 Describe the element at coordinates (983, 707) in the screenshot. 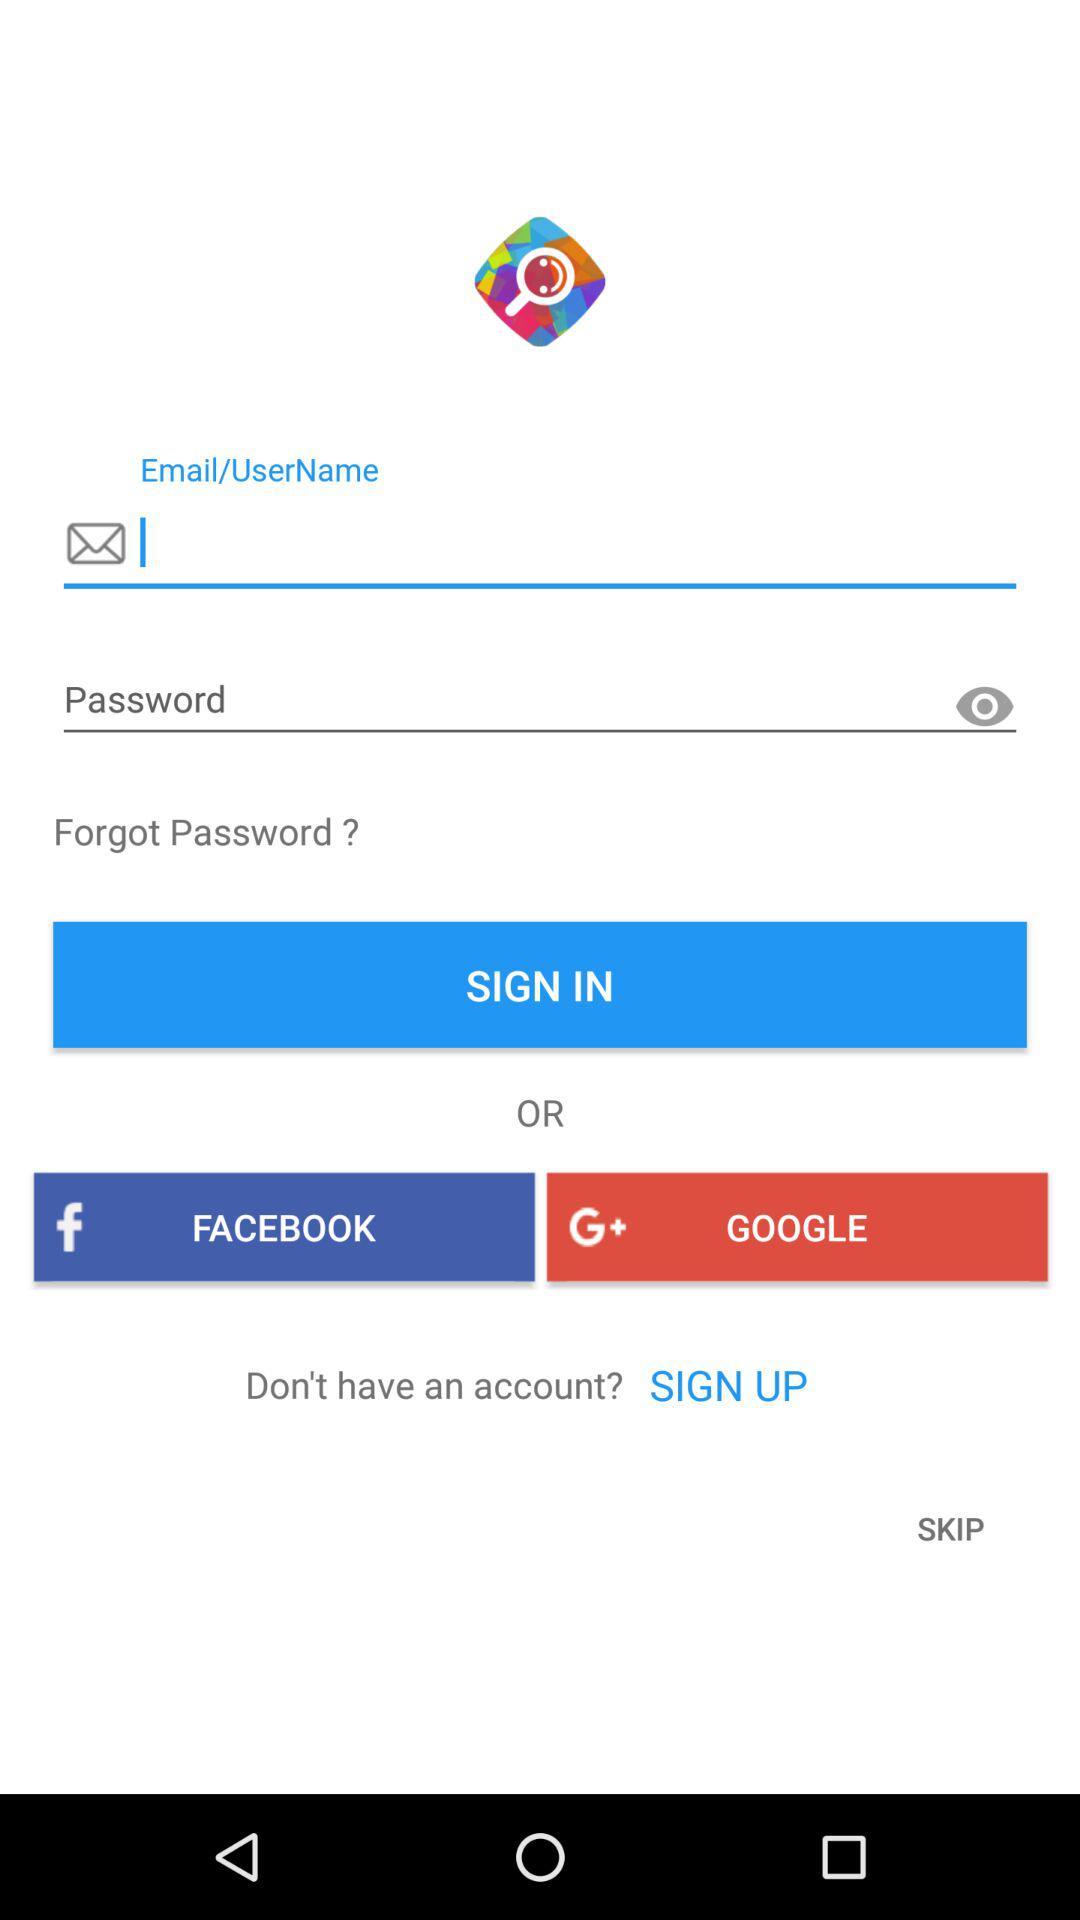

I see `watch` at that location.